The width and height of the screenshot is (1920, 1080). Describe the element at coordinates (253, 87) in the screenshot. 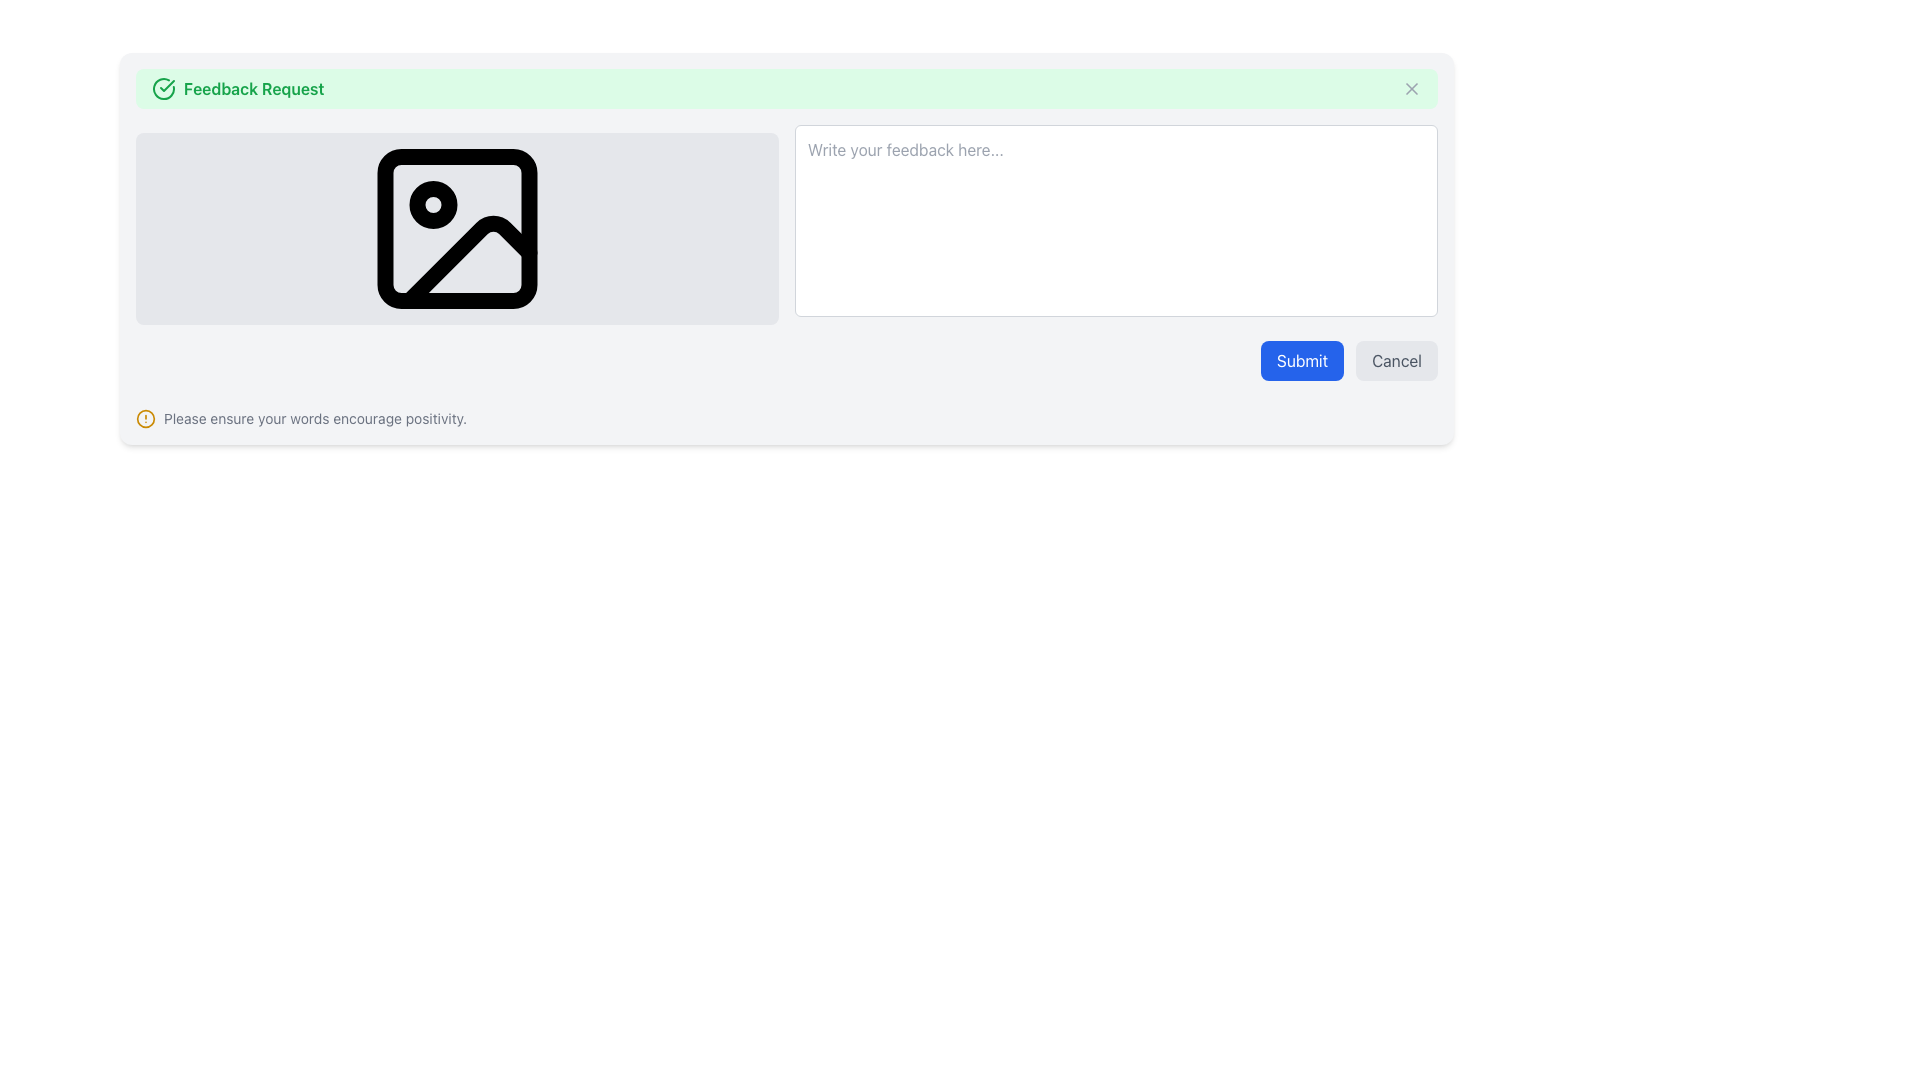

I see `the static text label that reads 'Feedback Request', which is positioned in the upper-left area of the feedback interface adjacent to a checkmark icon in a light green status bar` at that location.